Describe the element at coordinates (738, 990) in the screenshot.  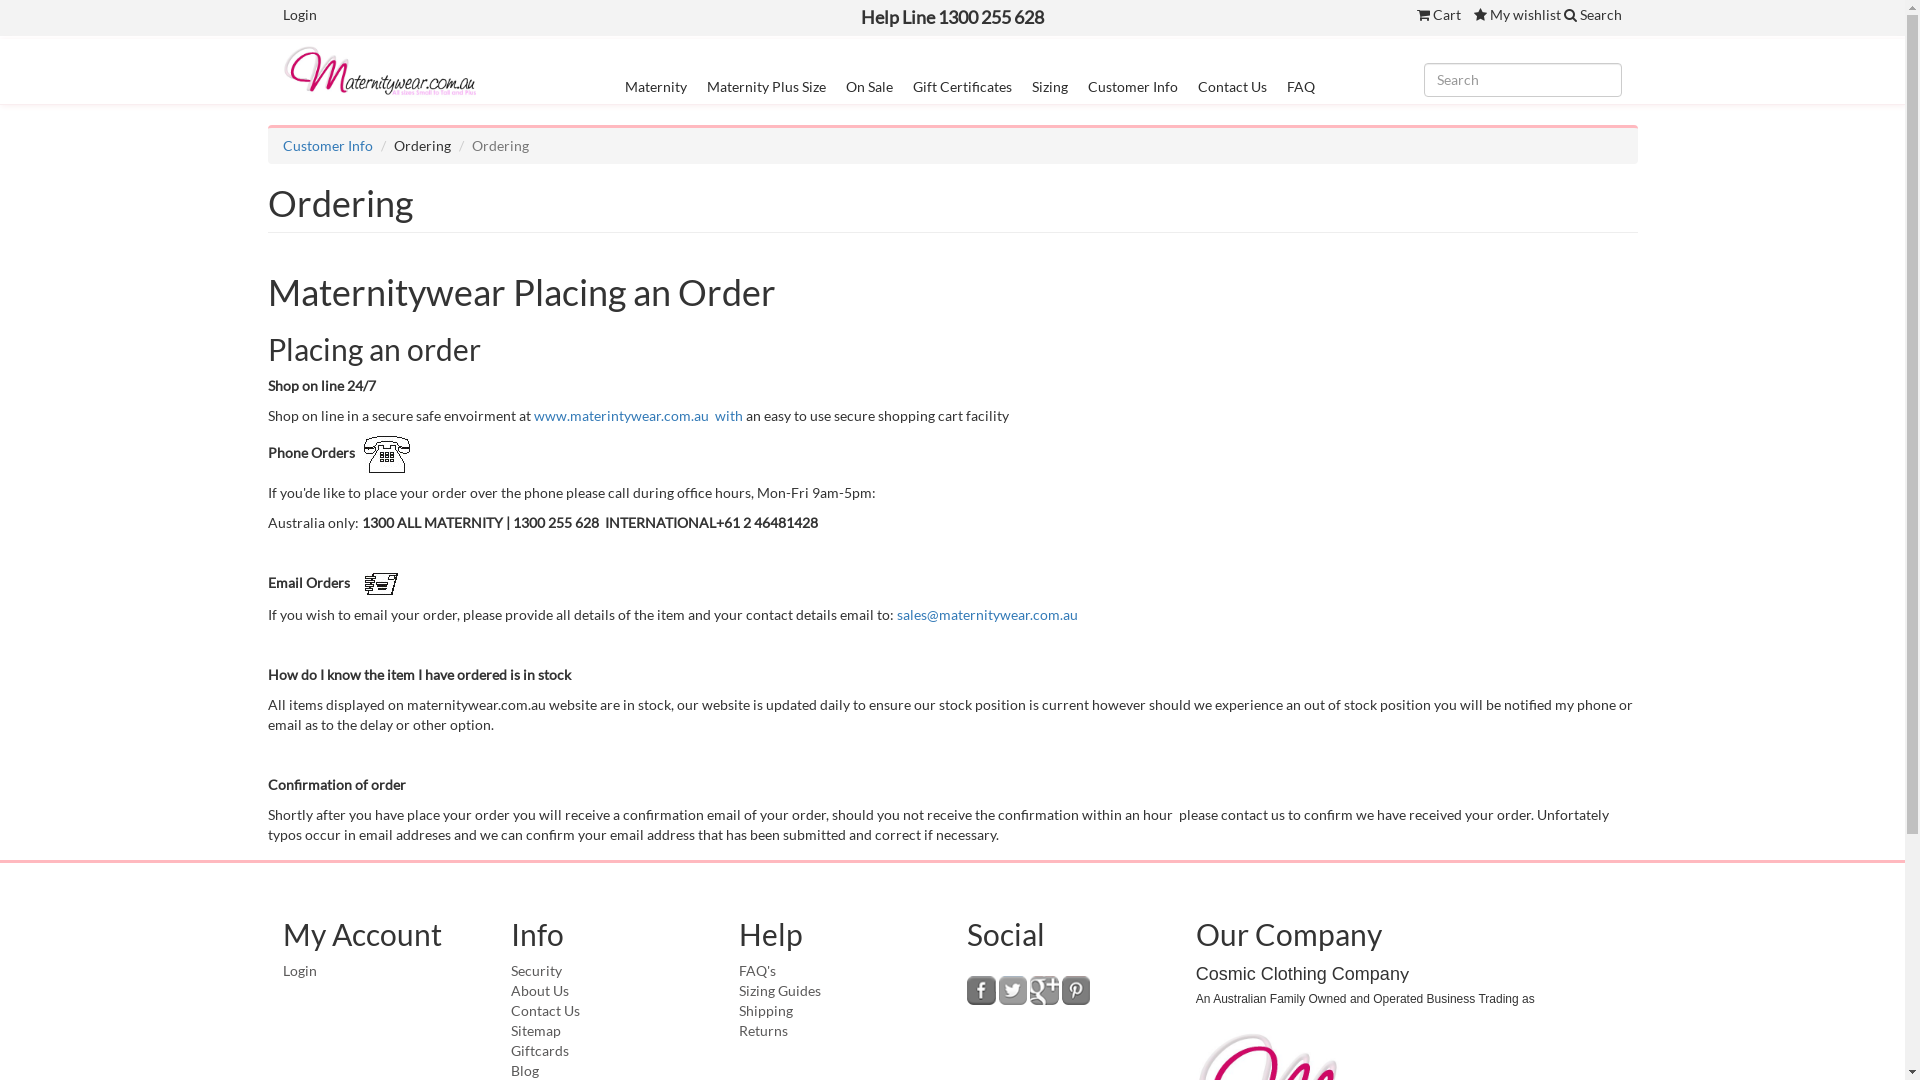
I see `'Sizing Guides'` at that location.